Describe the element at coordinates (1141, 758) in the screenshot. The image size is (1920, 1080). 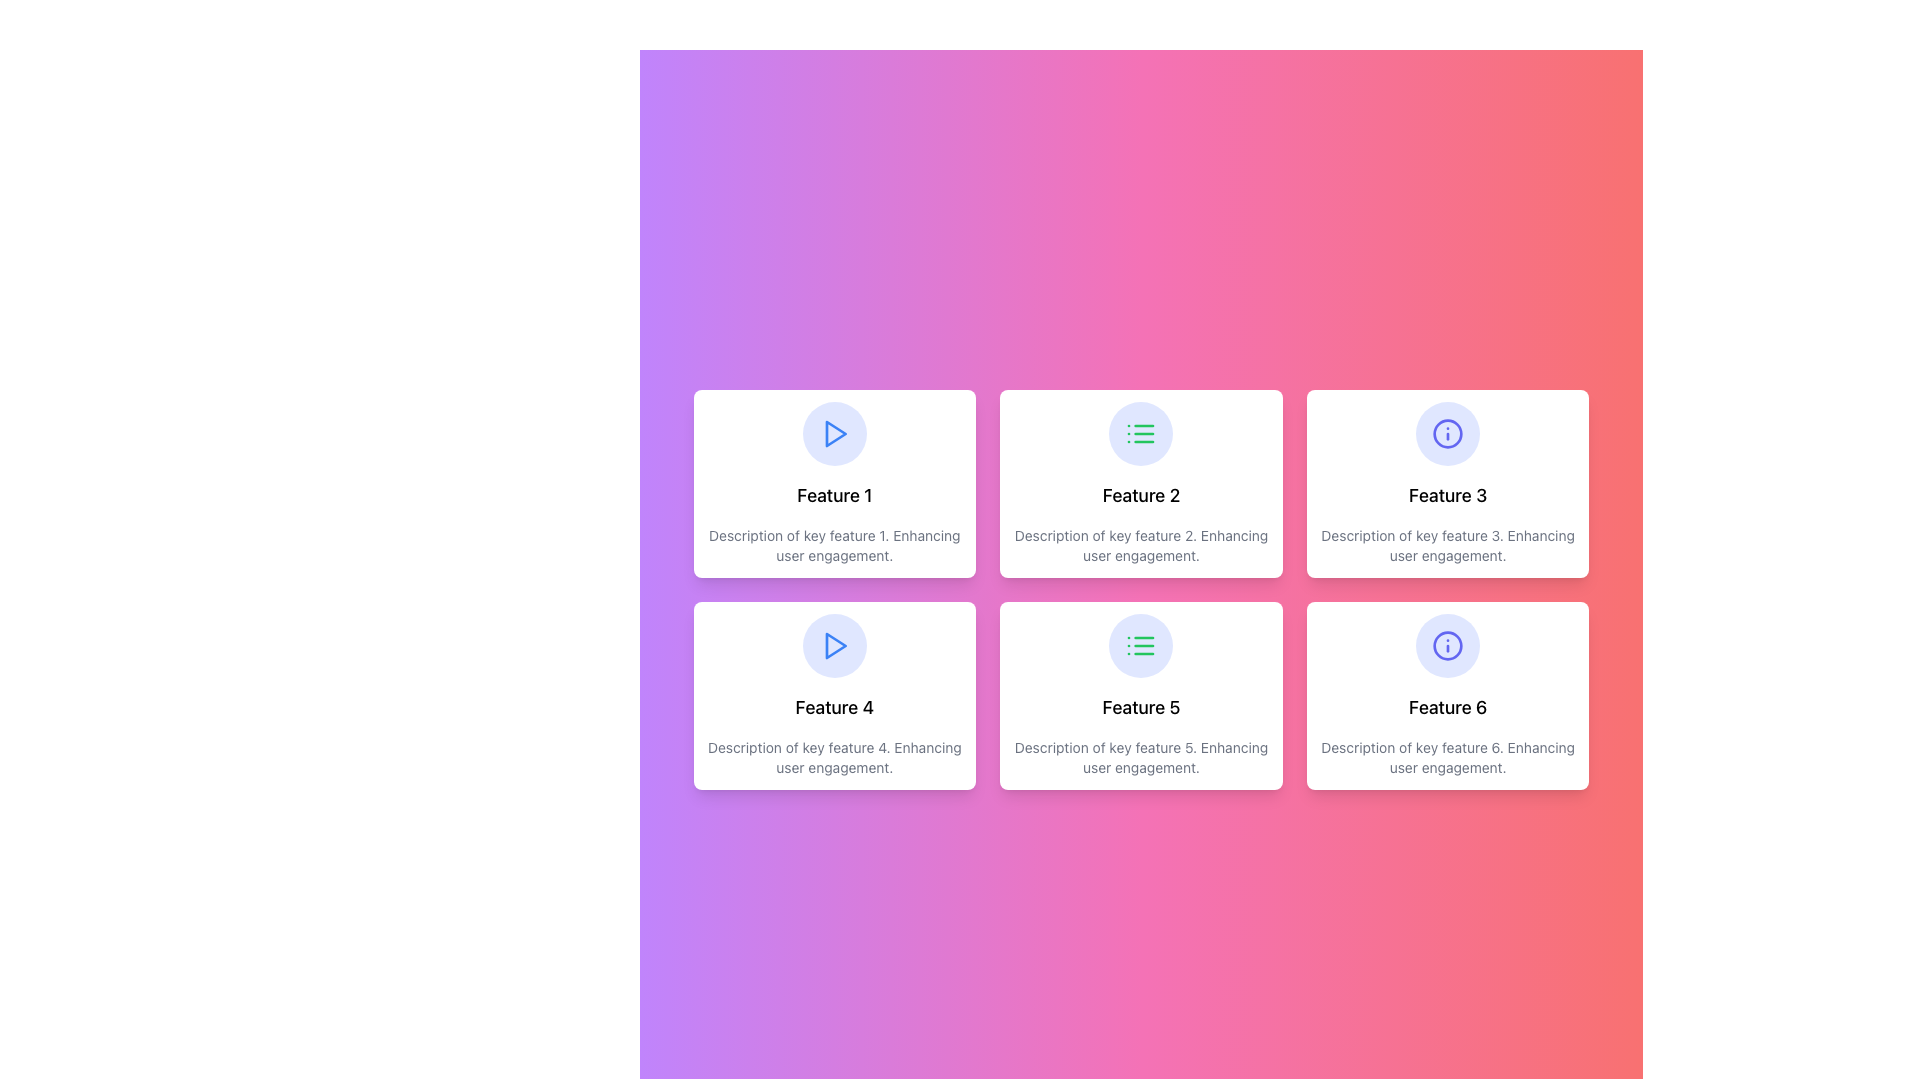
I see `descriptive information text located within the card labeled 'Feature 5', which is positioned in the second row, second column of a grid layout` at that location.